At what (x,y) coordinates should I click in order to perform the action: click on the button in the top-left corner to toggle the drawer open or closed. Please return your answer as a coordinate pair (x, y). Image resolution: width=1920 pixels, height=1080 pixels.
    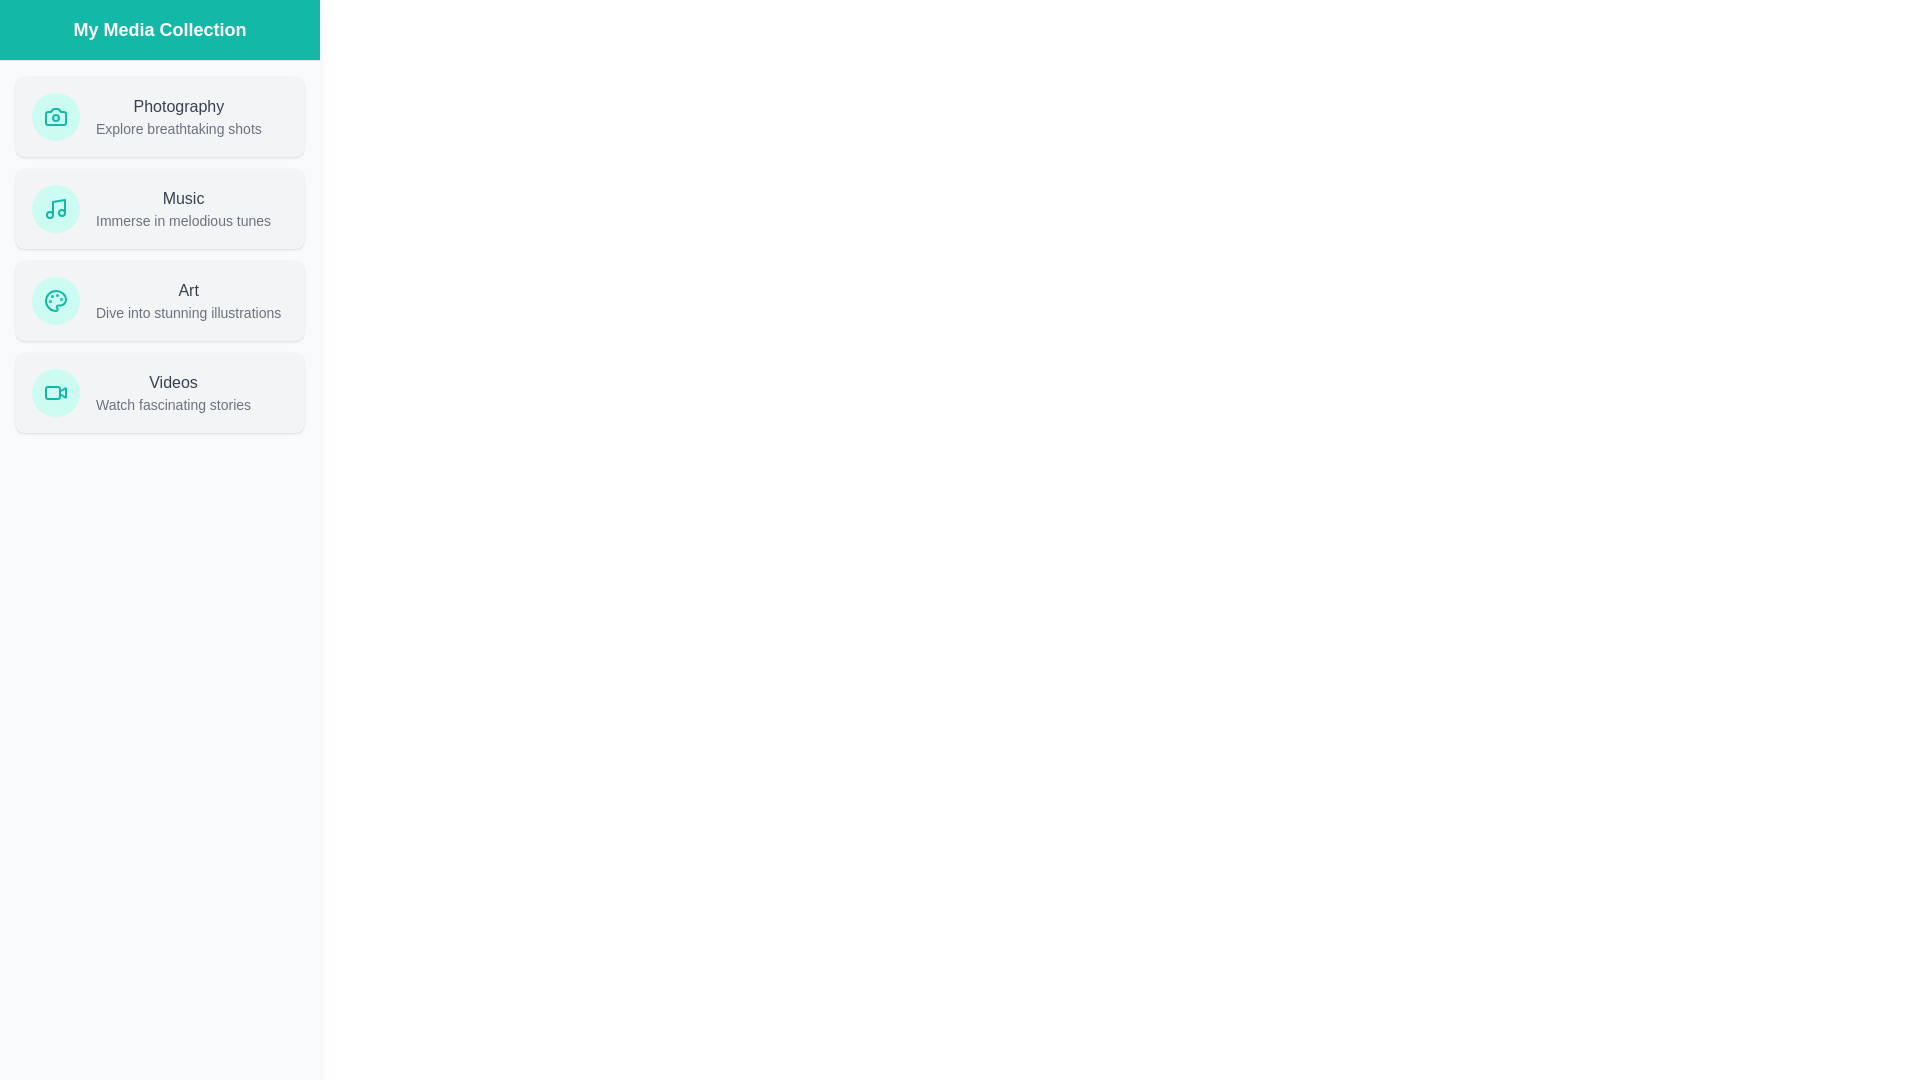
    Looking at the image, I should click on (39, 39).